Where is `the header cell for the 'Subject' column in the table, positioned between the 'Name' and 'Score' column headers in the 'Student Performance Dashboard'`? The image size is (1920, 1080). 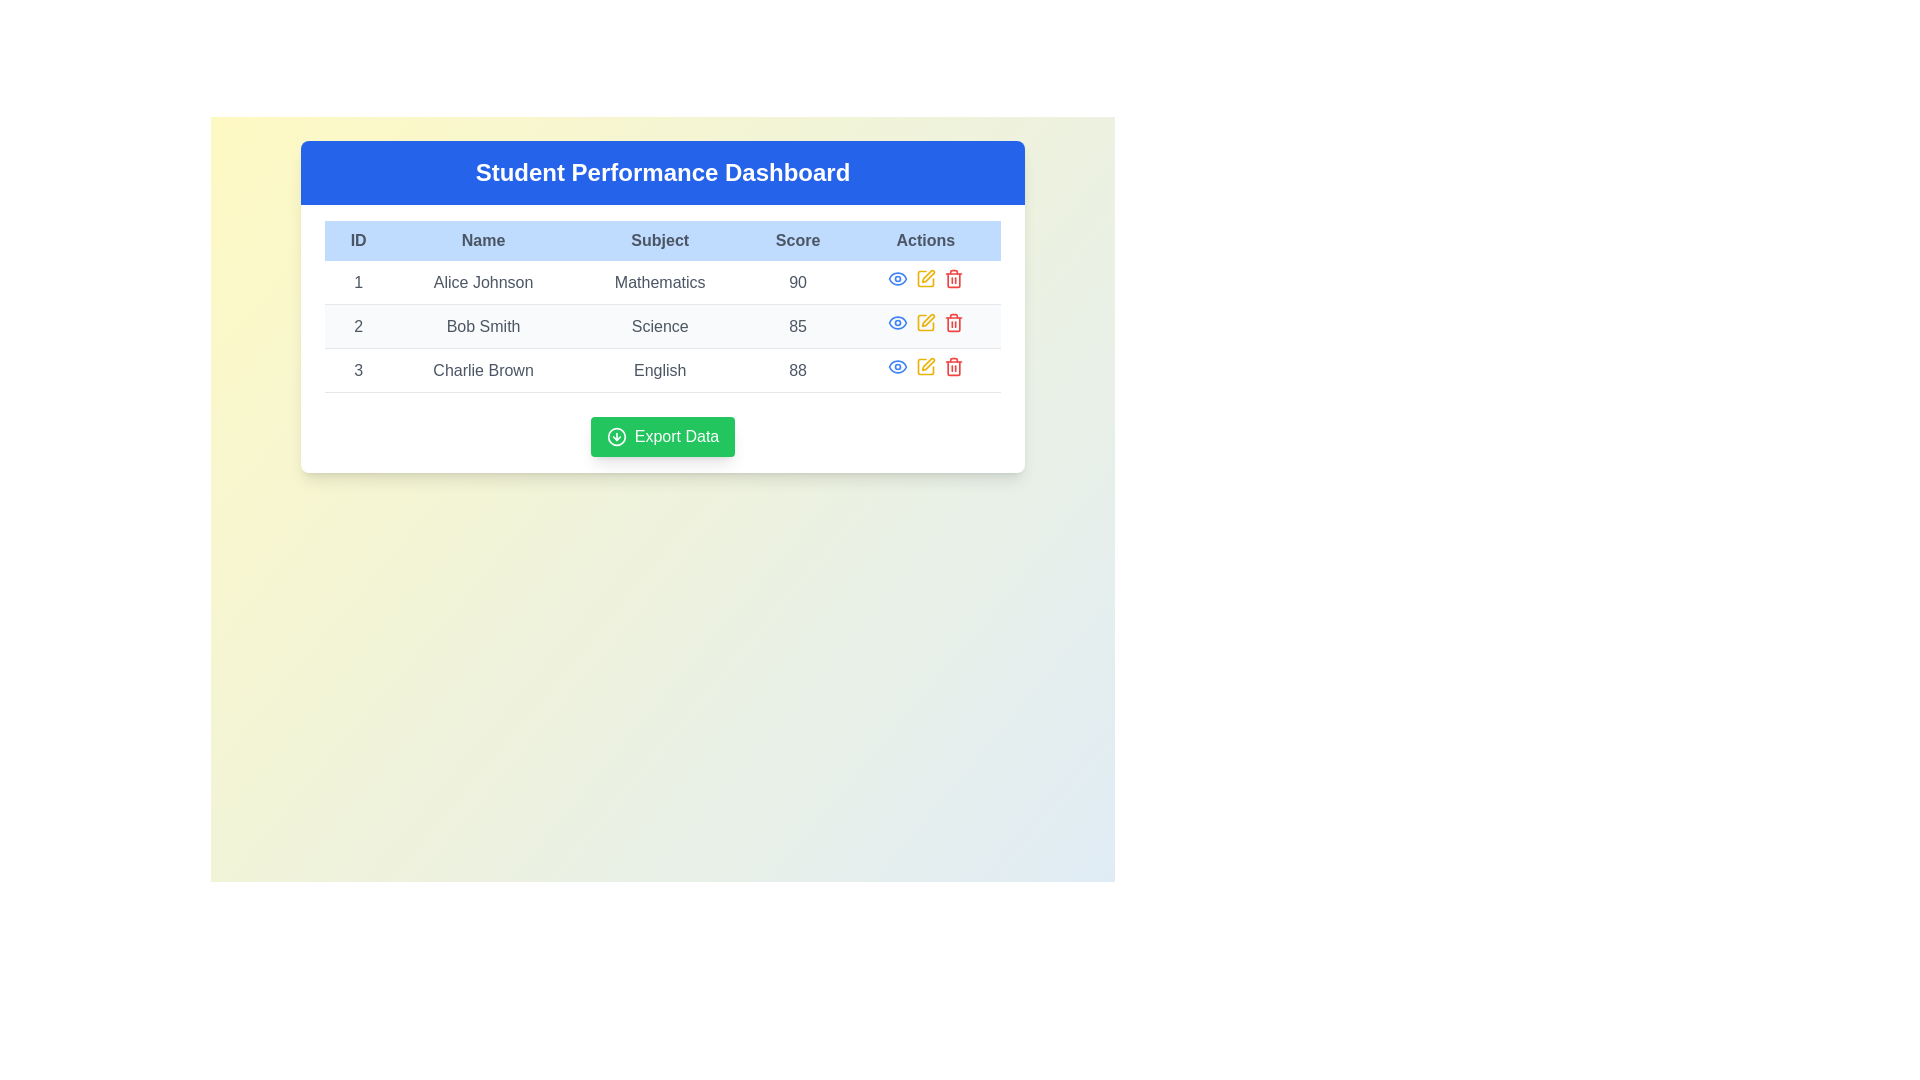
the header cell for the 'Subject' column in the table, positioned between the 'Name' and 'Score' column headers in the 'Student Performance Dashboard' is located at coordinates (662, 239).